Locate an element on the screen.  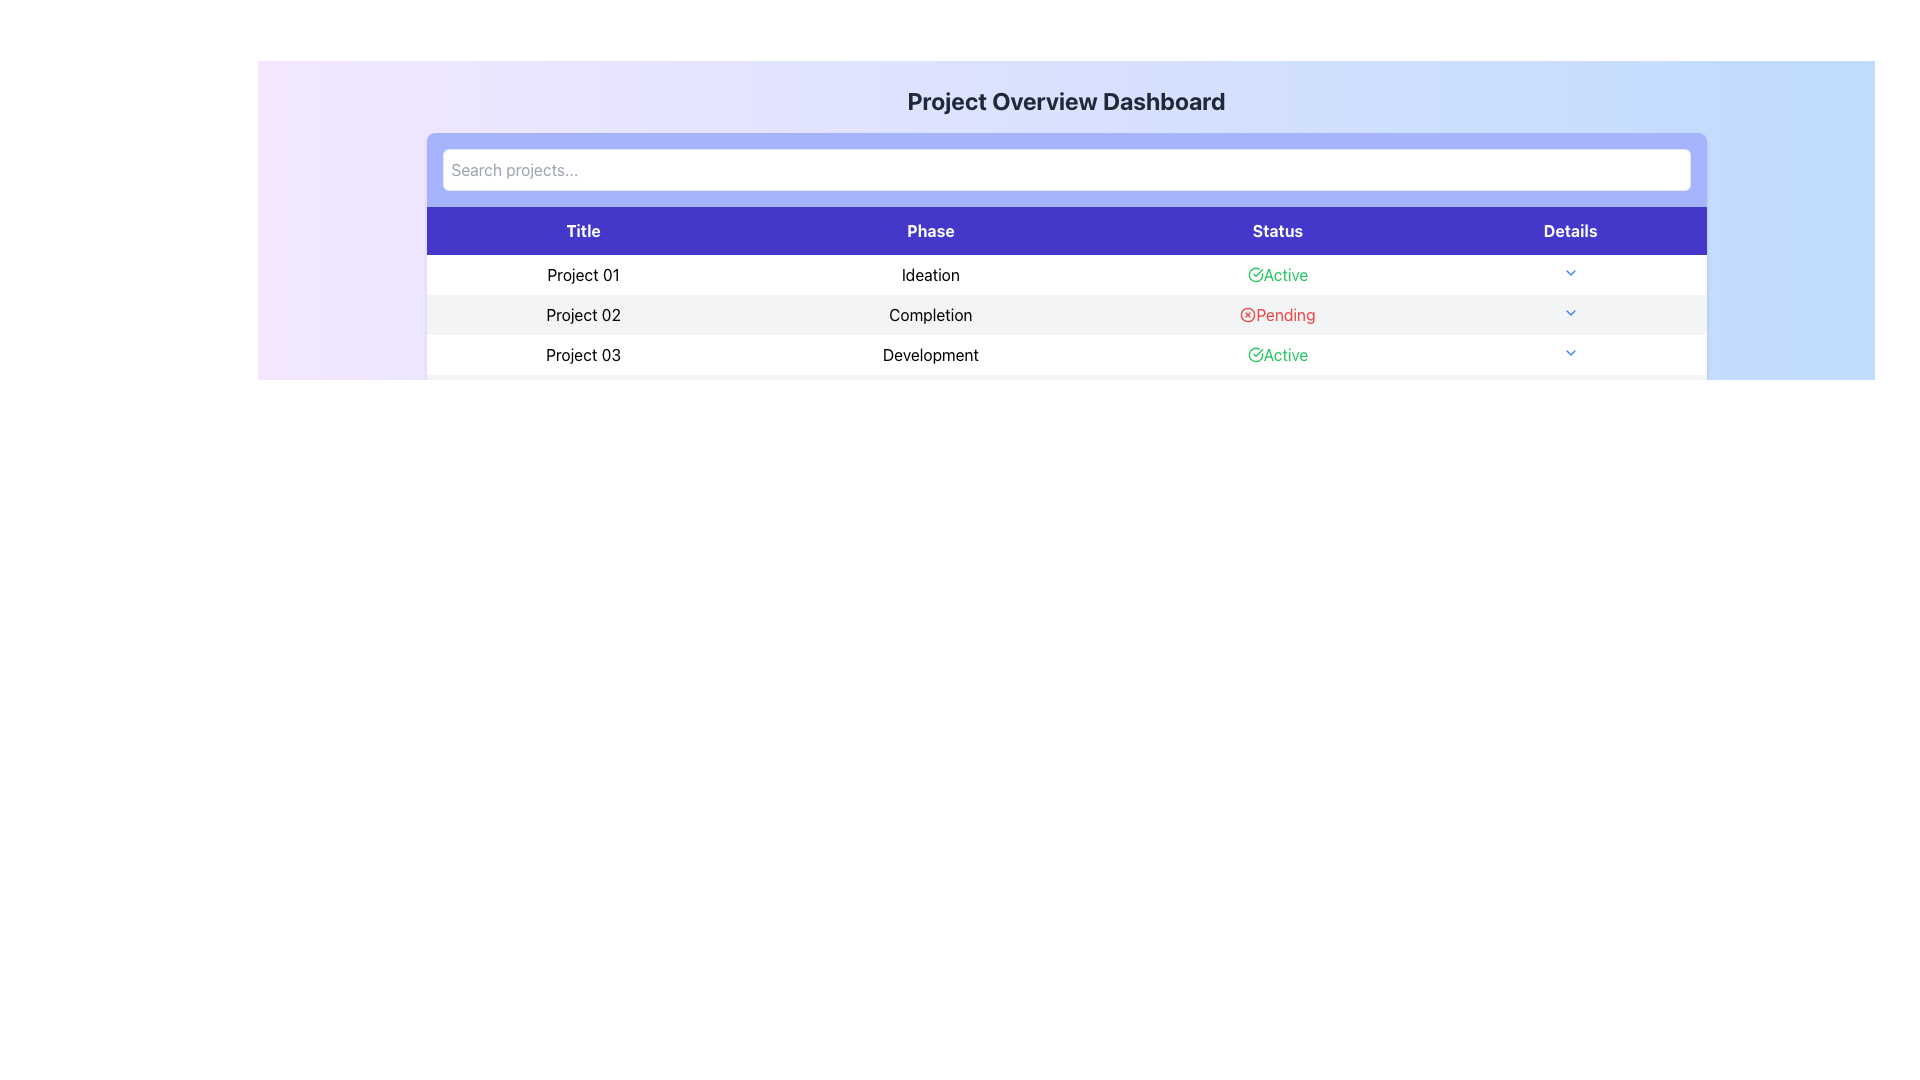
the 'Status' text label, which is the third label in the header row of the interface, displaying the word 'Status' in white font on a blue background is located at coordinates (1276, 230).